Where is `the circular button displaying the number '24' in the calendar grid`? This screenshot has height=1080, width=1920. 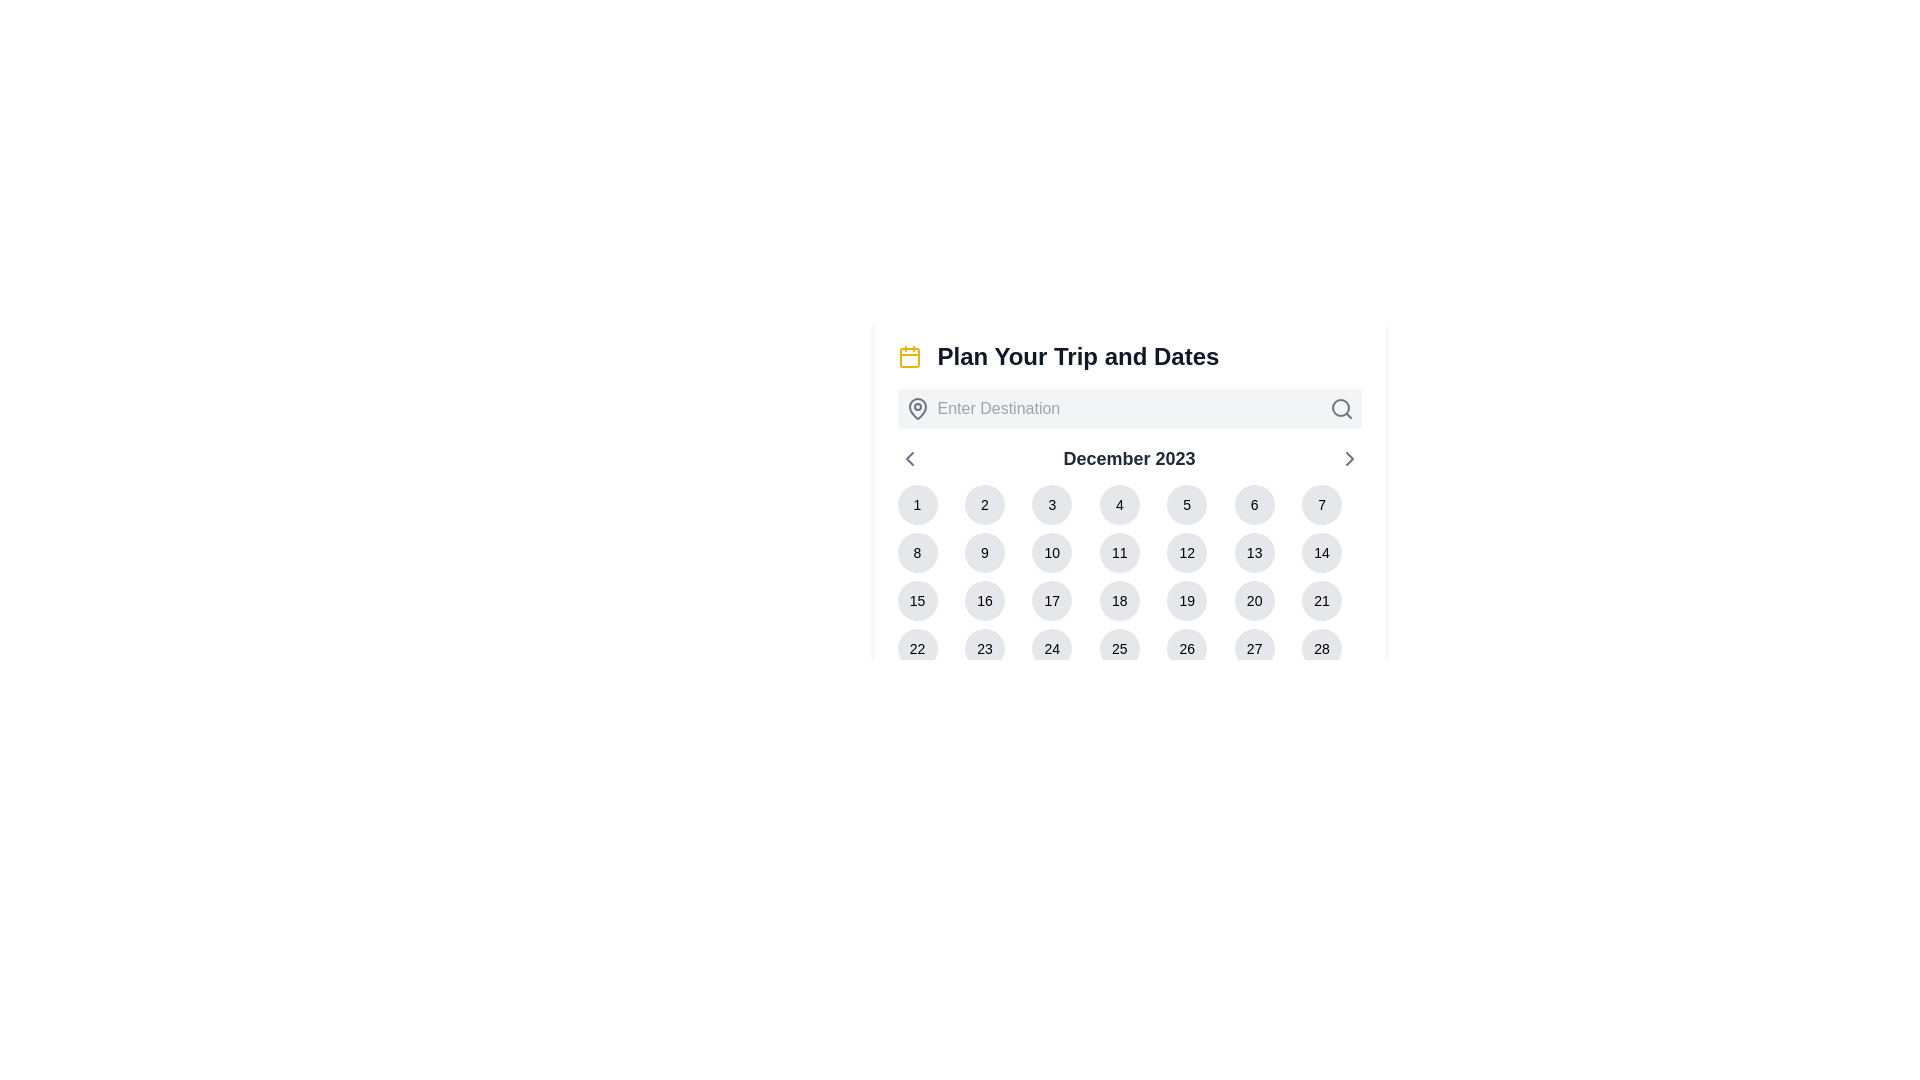
the circular button displaying the number '24' in the calendar grid is located at coordinates (1051, 648).